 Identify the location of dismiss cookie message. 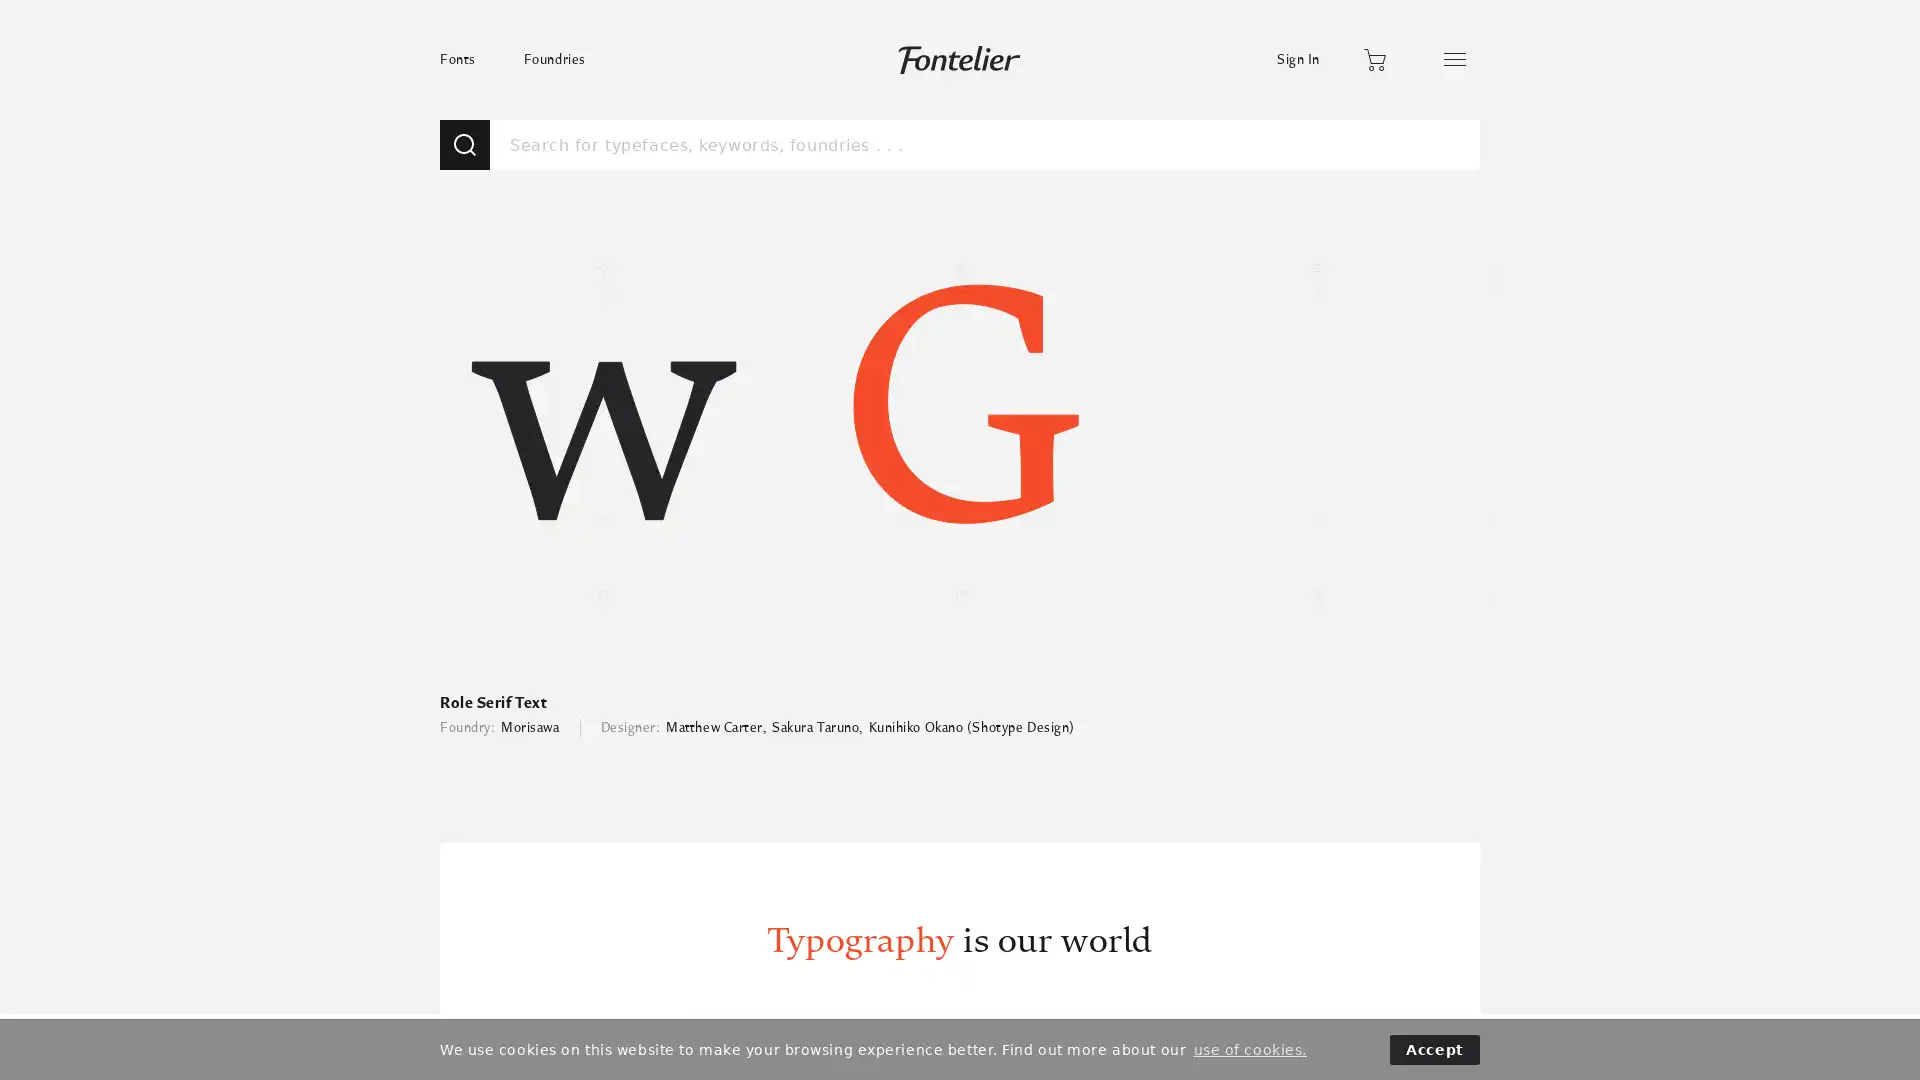
(1434, 1048).